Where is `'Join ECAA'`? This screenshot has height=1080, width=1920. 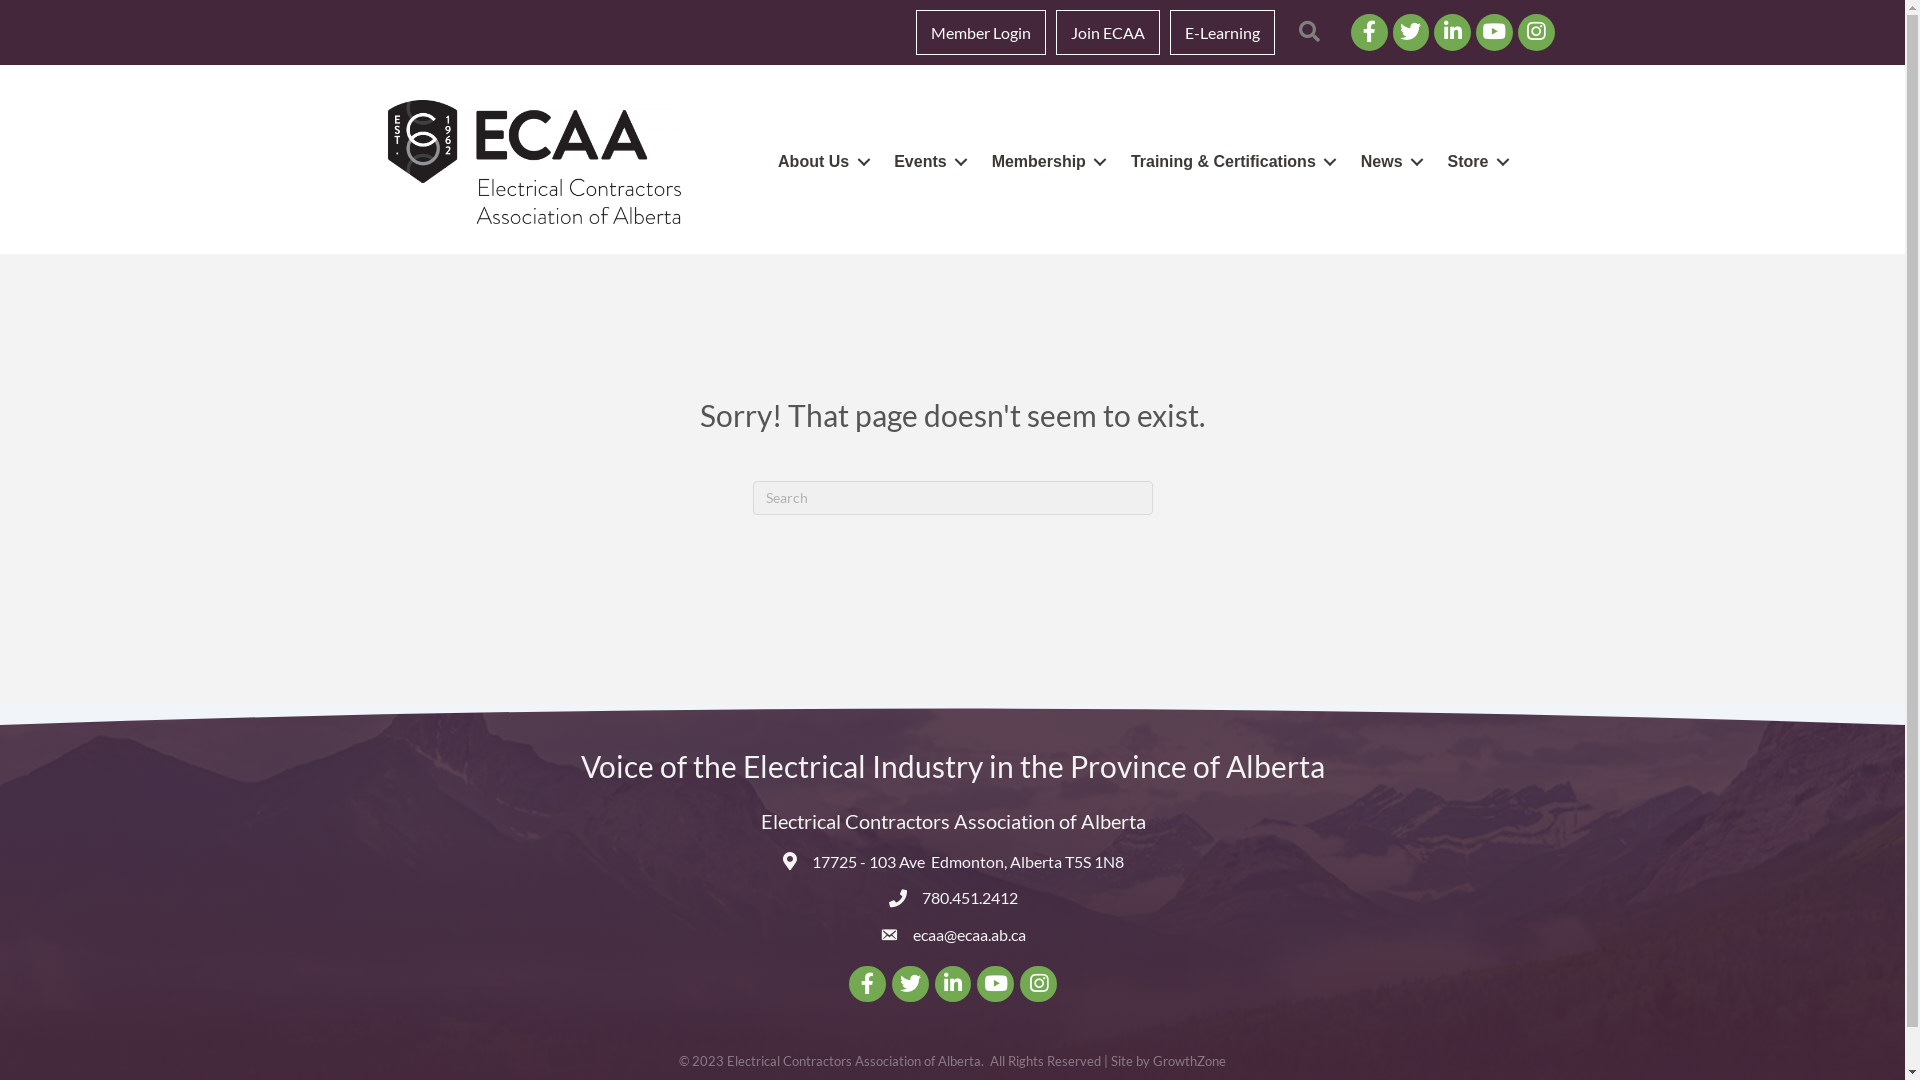 'Join ECAA' is located at coordinates (1107, 32).